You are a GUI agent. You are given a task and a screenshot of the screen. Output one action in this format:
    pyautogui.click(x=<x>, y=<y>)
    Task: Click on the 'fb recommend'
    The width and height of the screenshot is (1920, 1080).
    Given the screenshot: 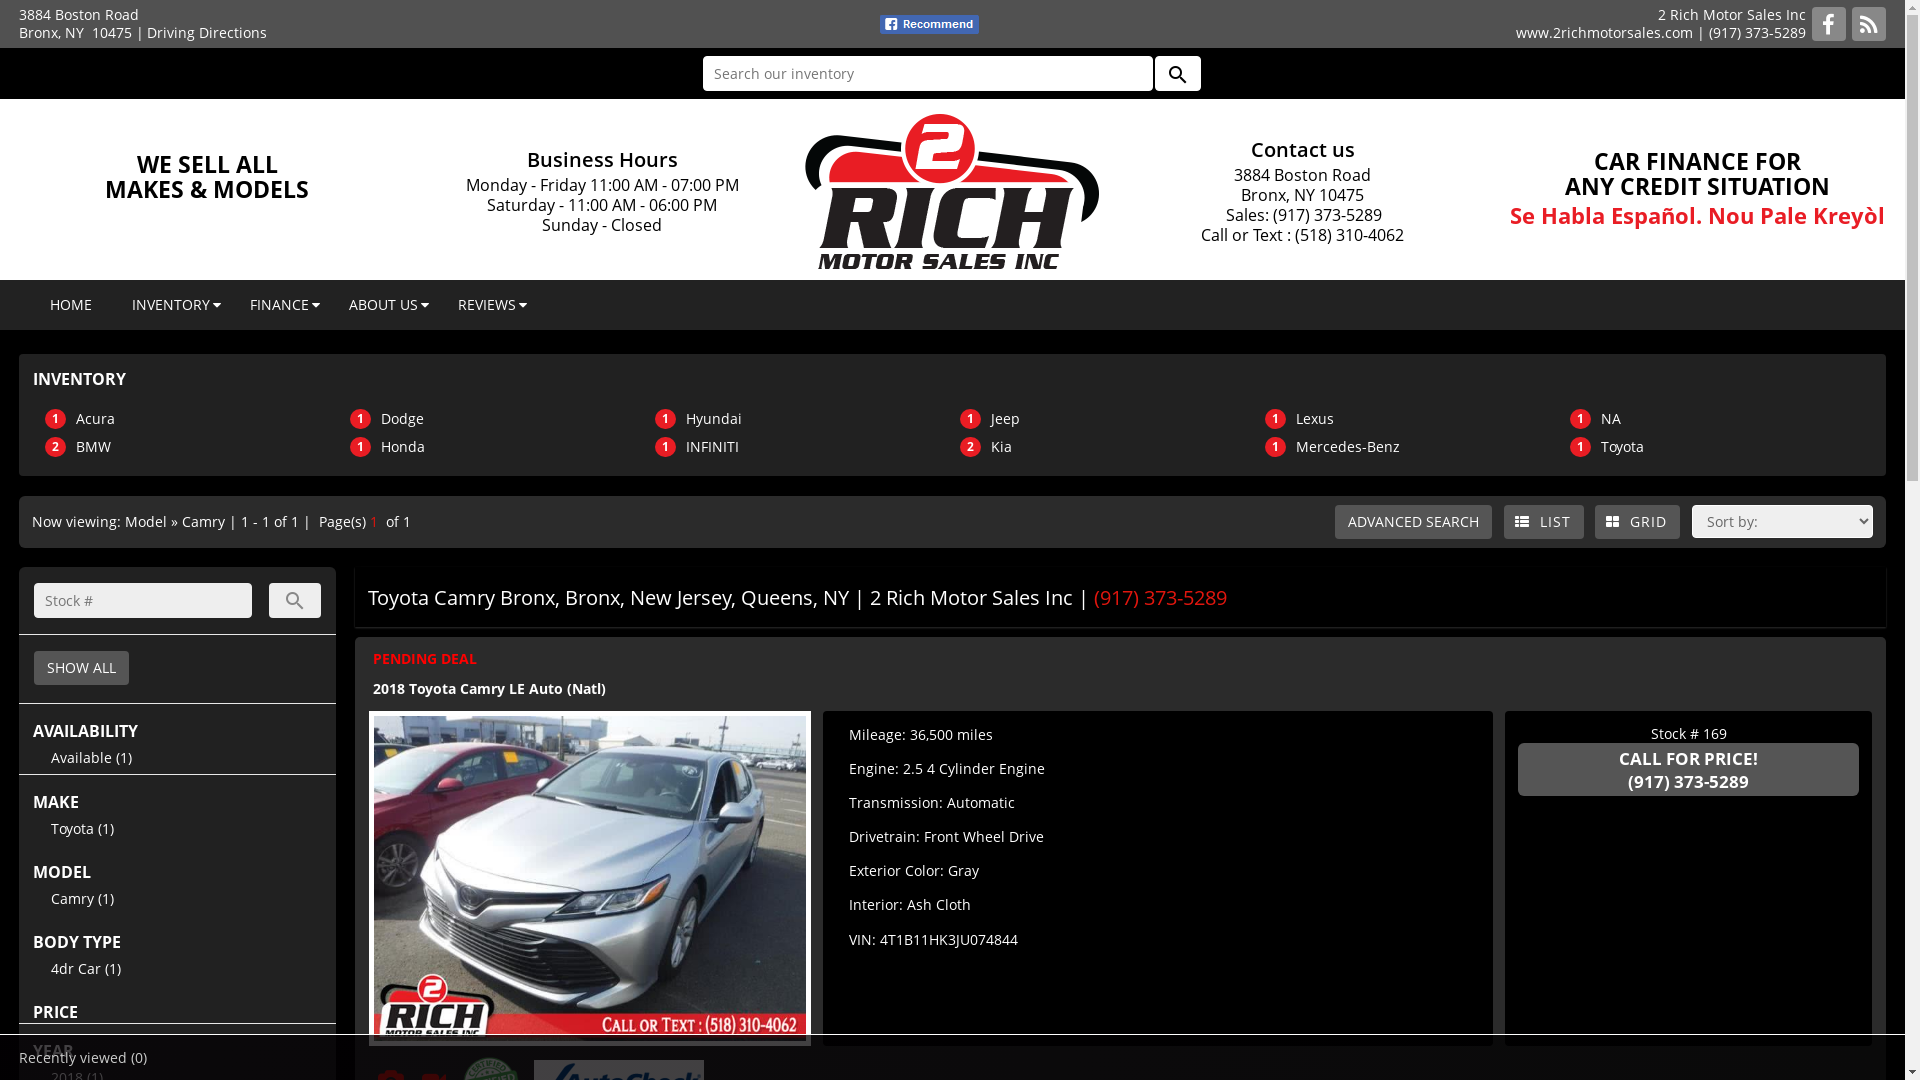 What is the action you would take?
    pyautogui.click(x=928, y=24)
    